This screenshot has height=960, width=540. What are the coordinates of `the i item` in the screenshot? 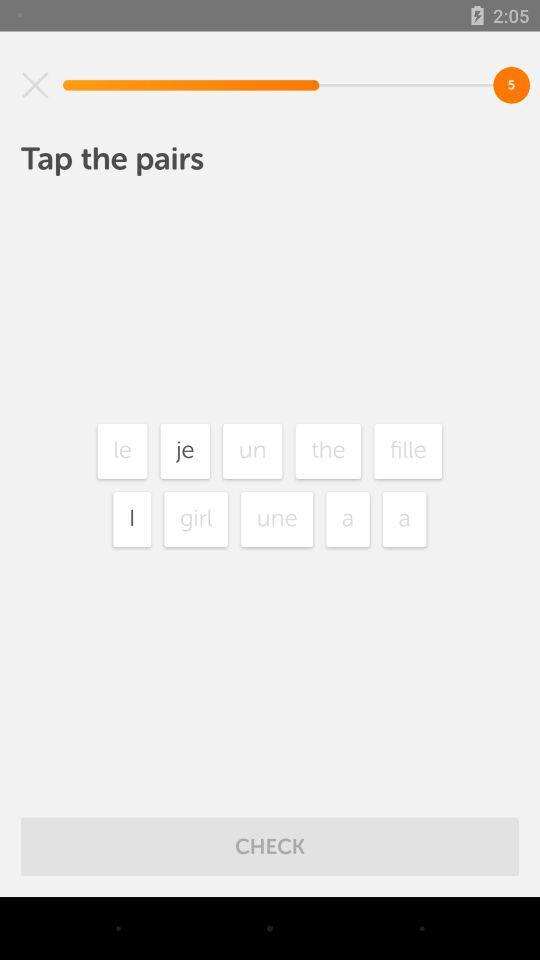 It's located at (132, 518).